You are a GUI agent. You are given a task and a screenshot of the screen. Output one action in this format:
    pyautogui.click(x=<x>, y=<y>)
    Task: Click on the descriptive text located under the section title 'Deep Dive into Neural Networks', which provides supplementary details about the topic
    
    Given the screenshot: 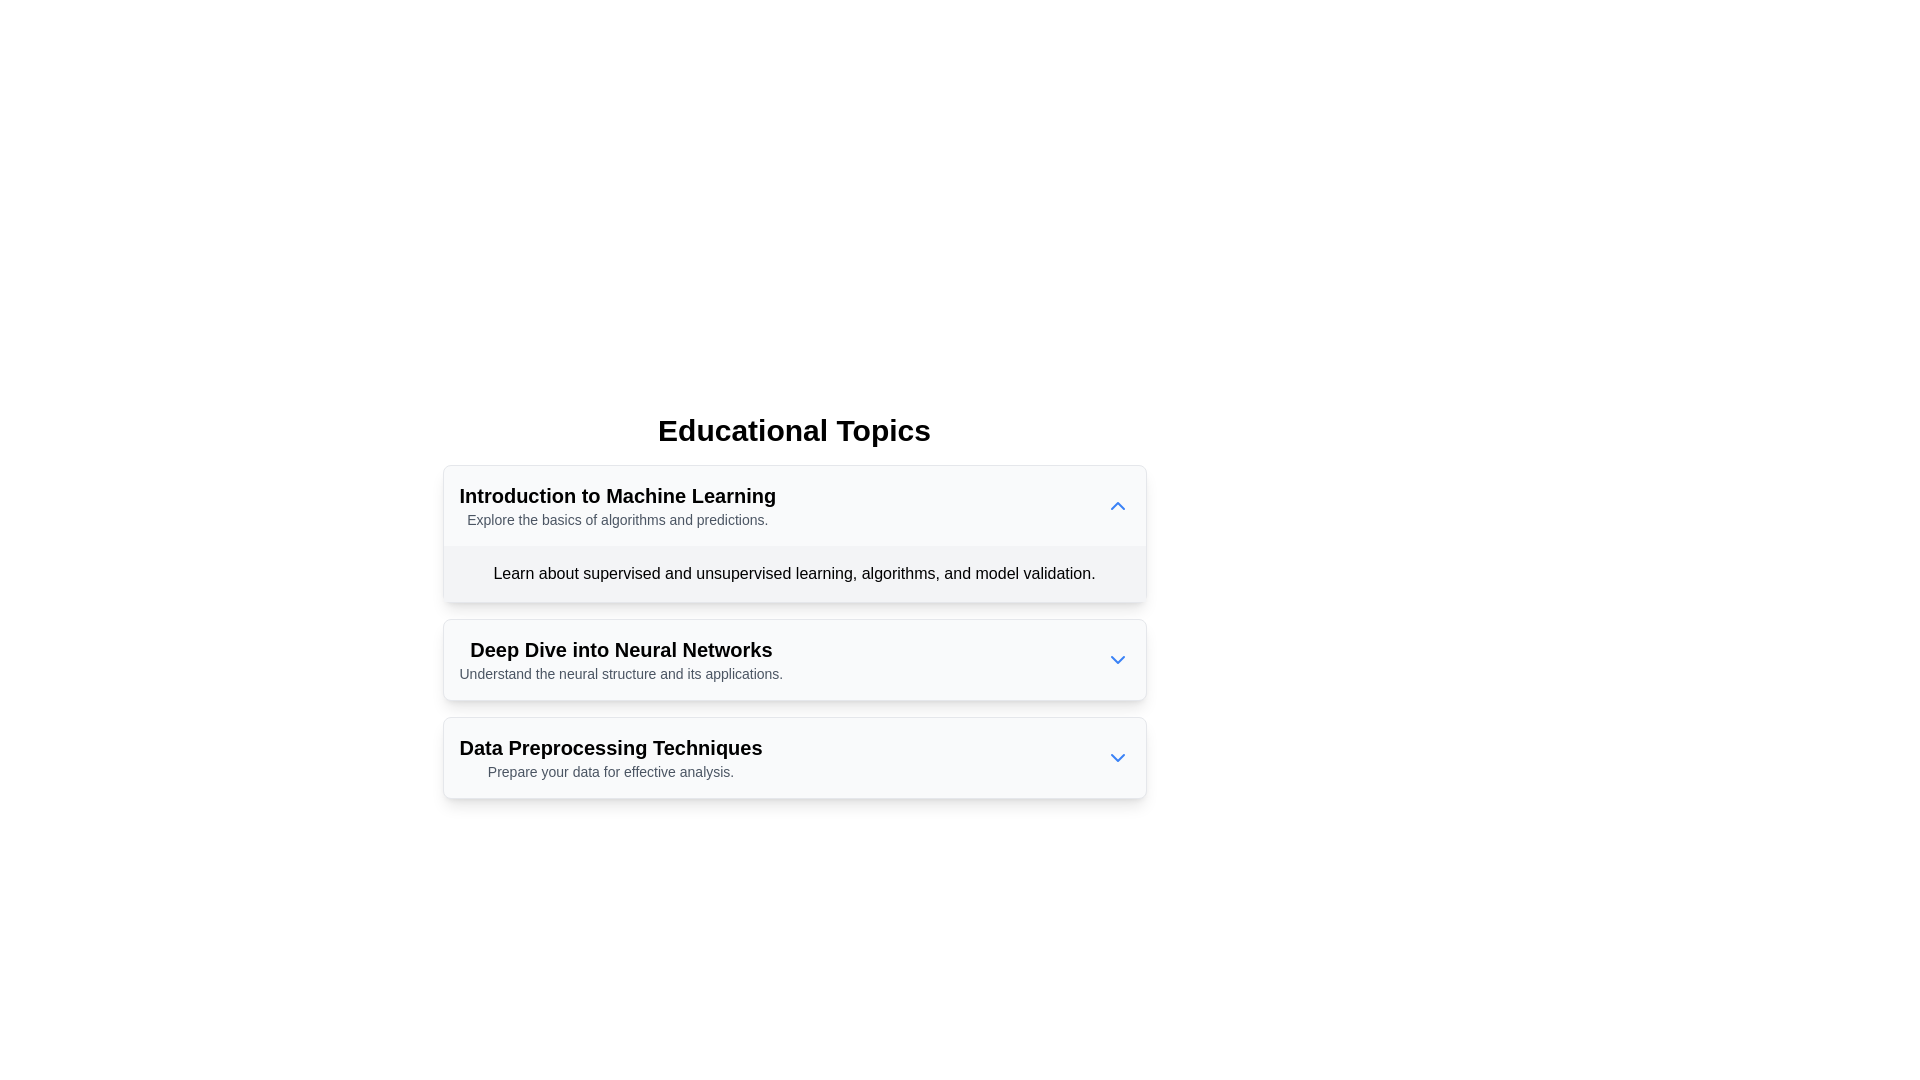 What is the action you would take?
    pyautogui.click(x=620, y=674)
    